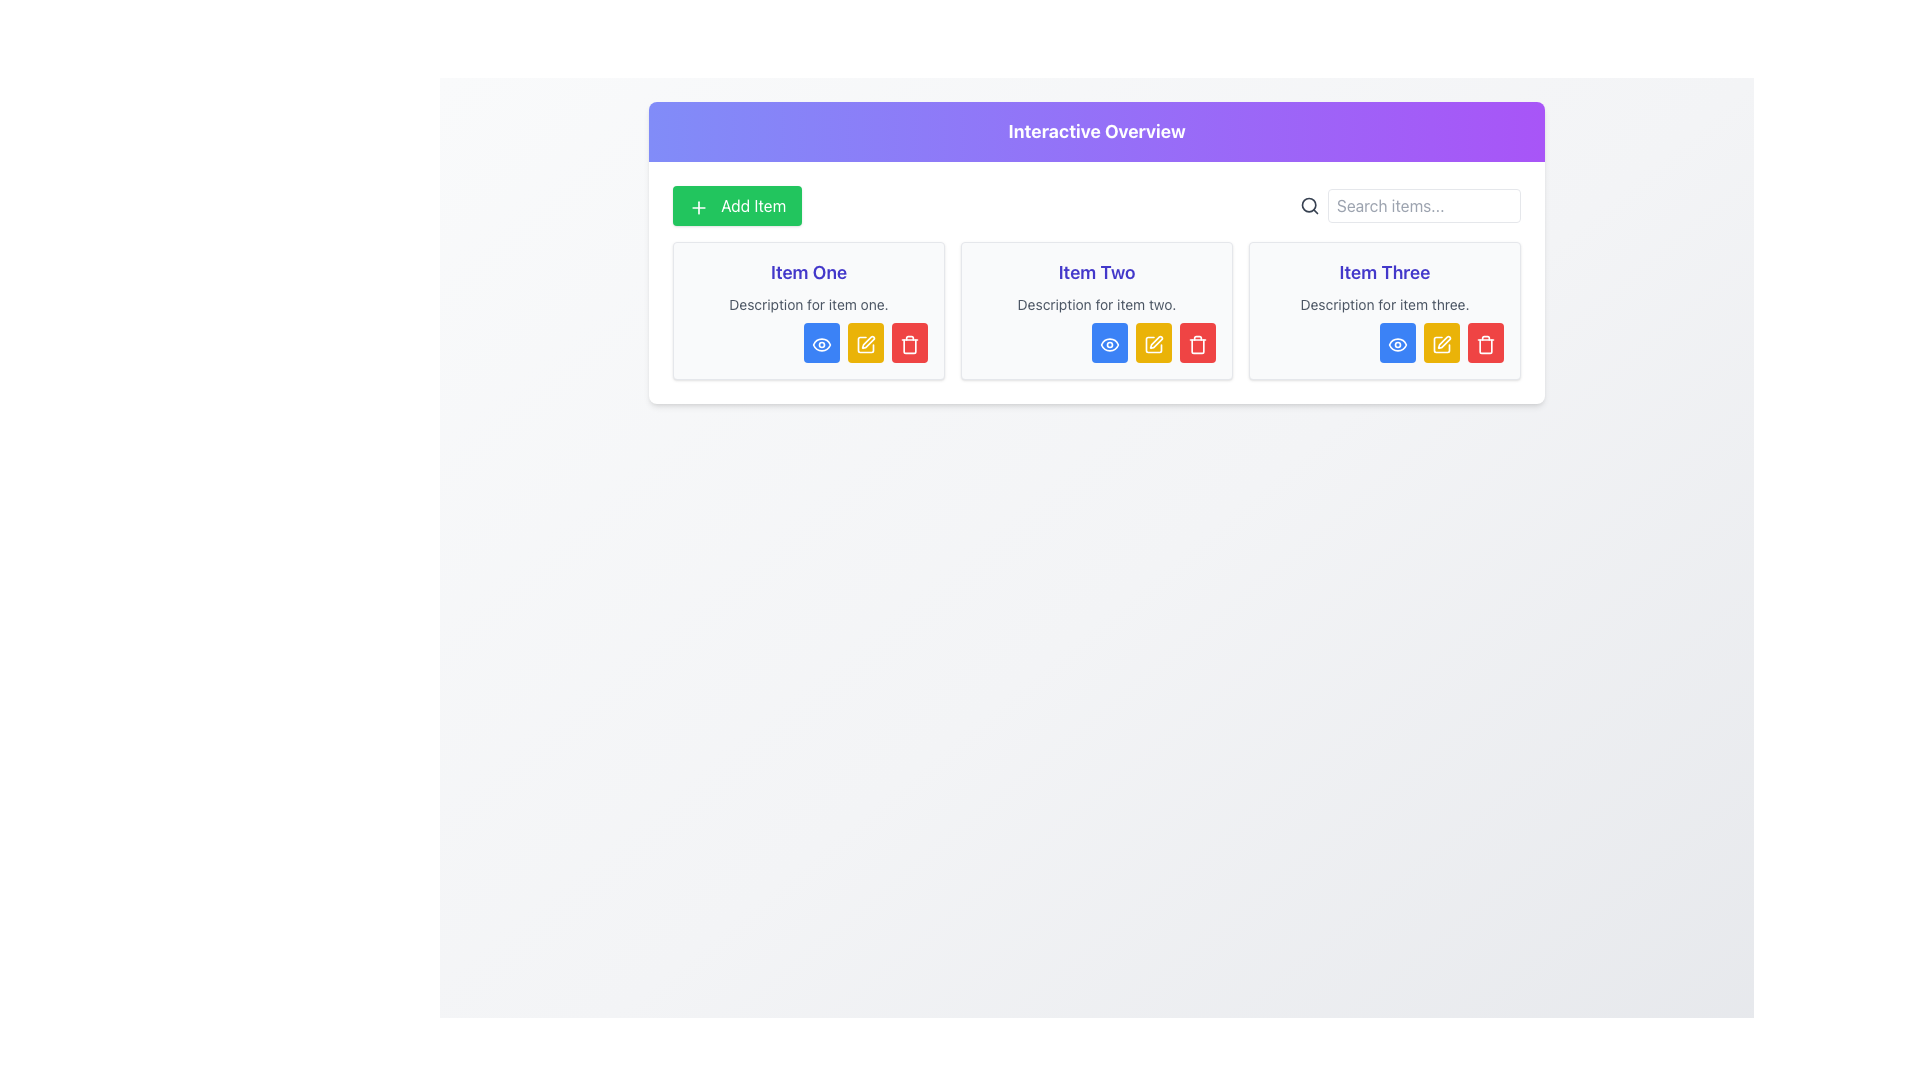 Image resolution: width=1920 pixels, height=1080 pixels. Describe the element at coordinates (1156, 341) in the screenshot. I see `the 'Edit' icon located in the action icons section below the 'Item Two' card, which is the second icon from the left following the eye icon` at that location.